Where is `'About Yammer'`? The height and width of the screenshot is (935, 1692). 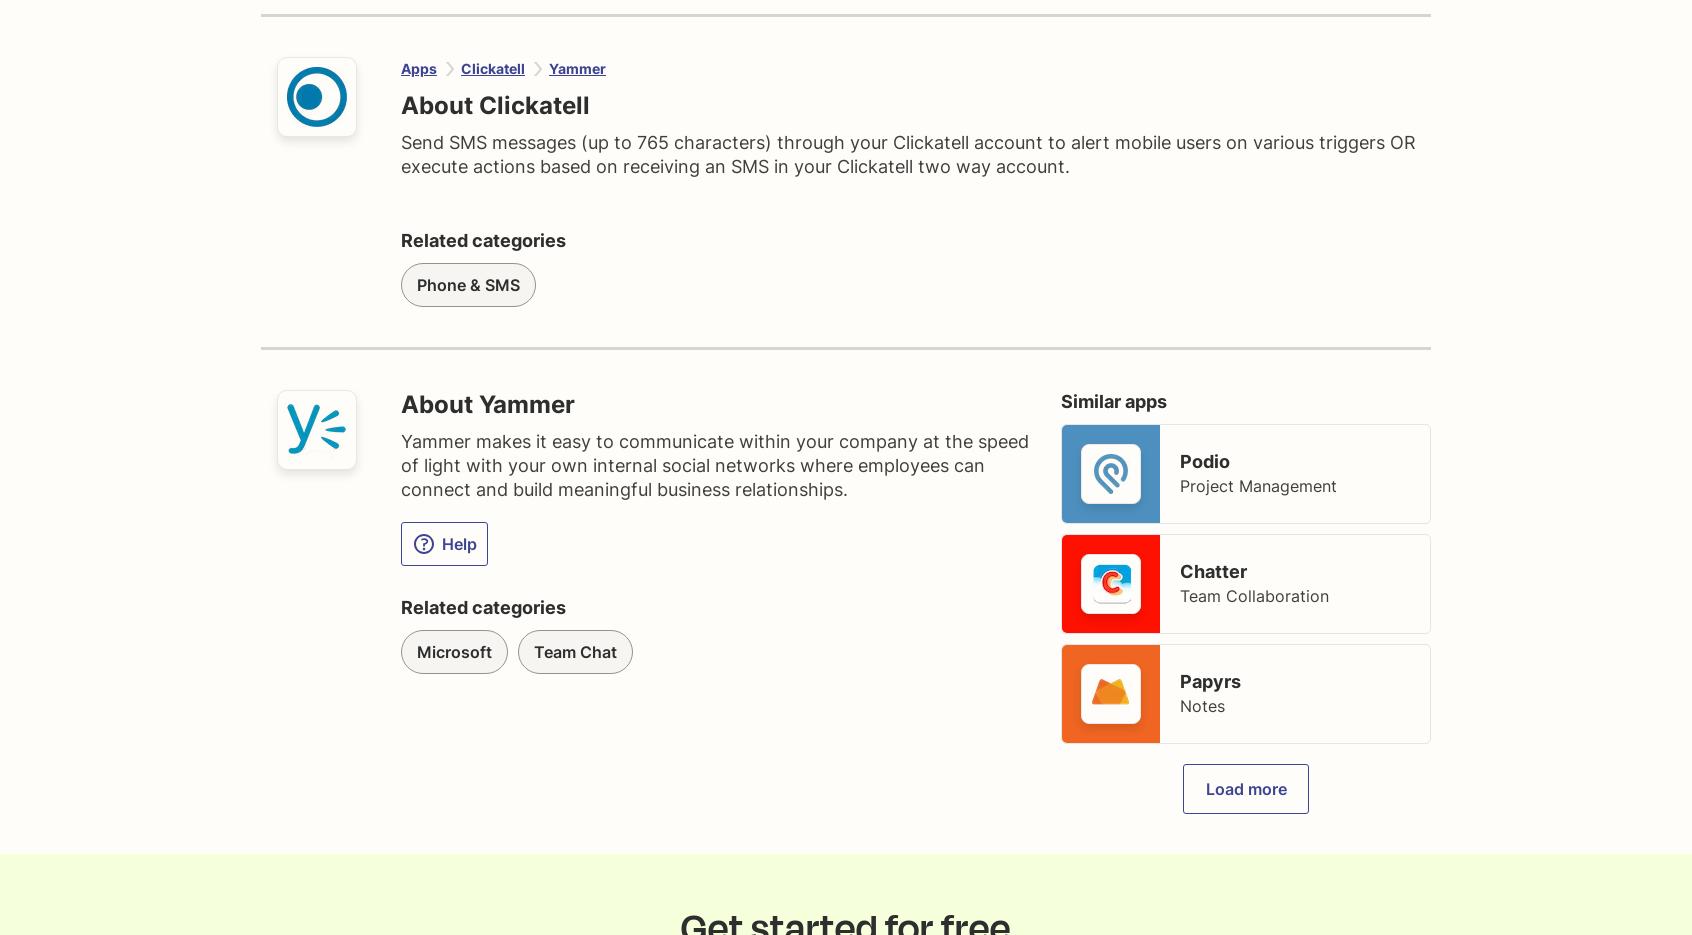 'About Yammer' is located at coordinates (486, 404).